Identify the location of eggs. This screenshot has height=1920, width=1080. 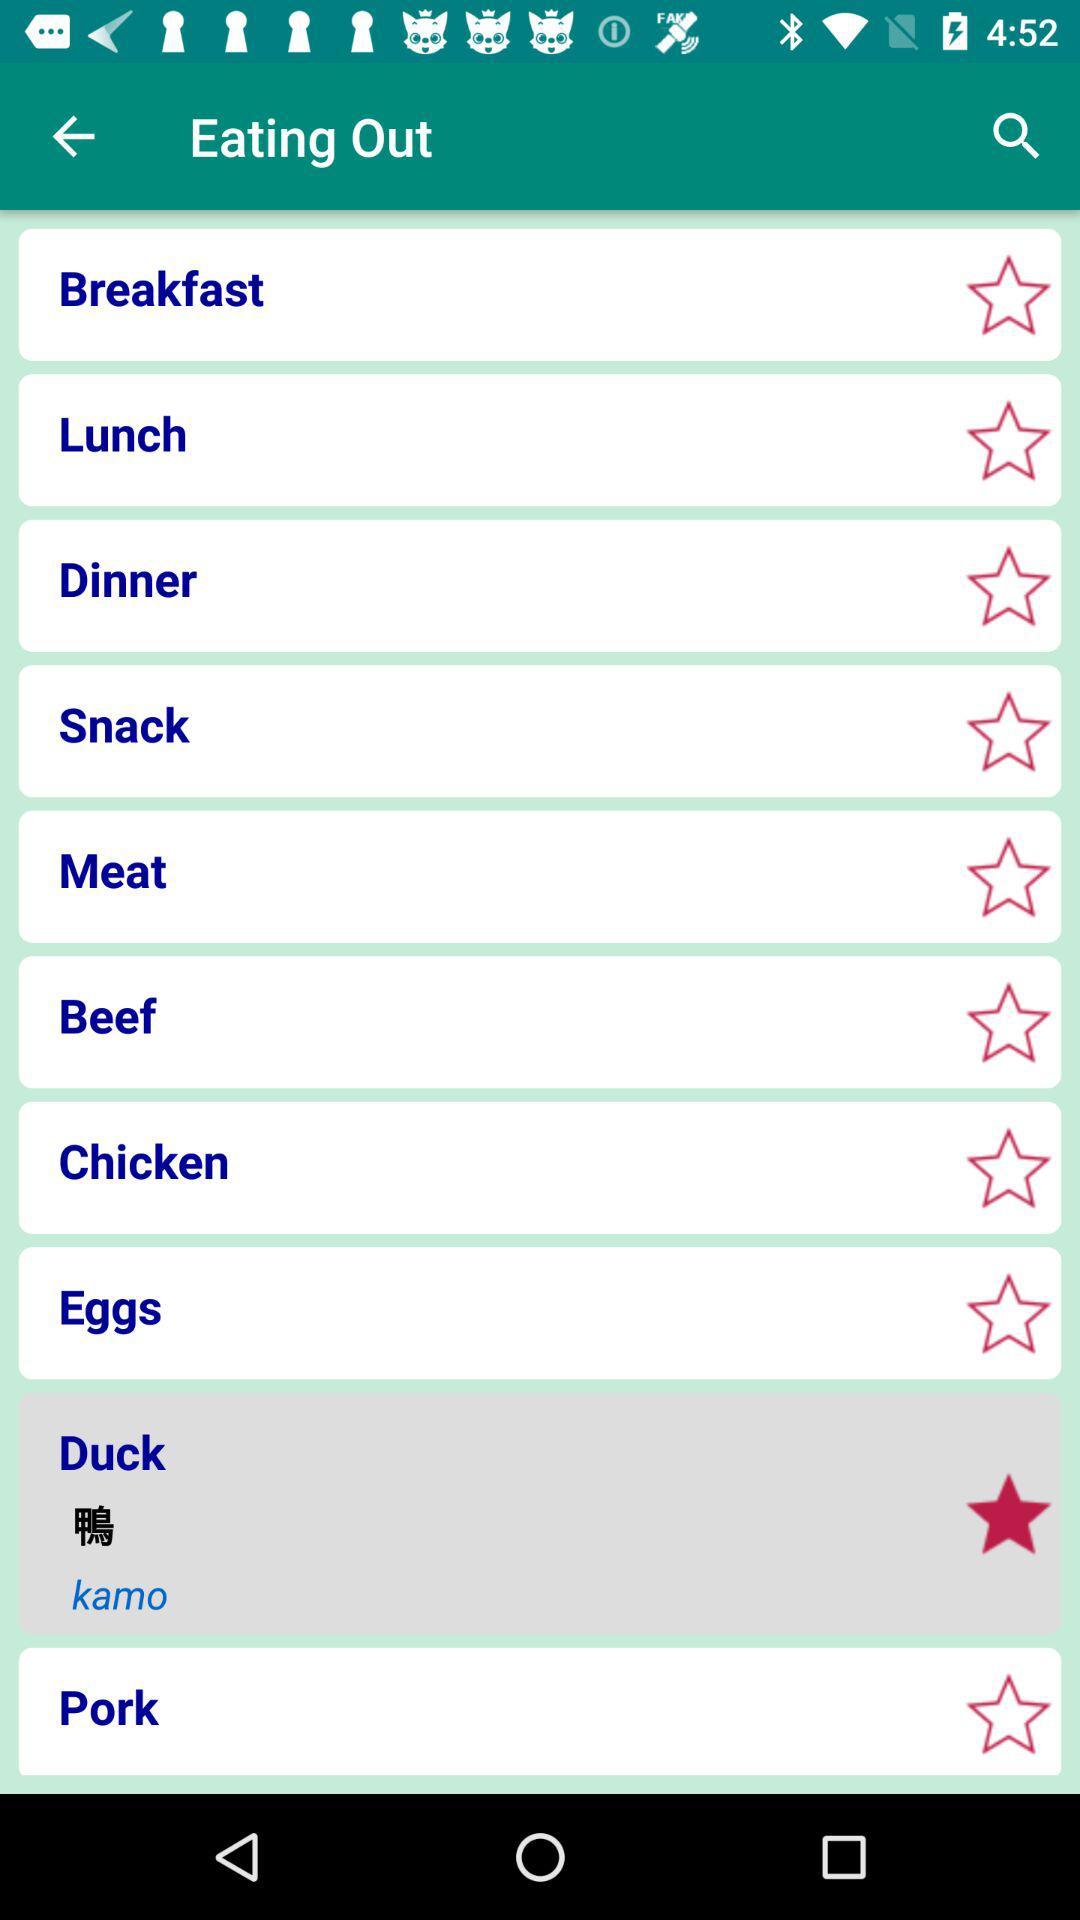
(481, 1306).